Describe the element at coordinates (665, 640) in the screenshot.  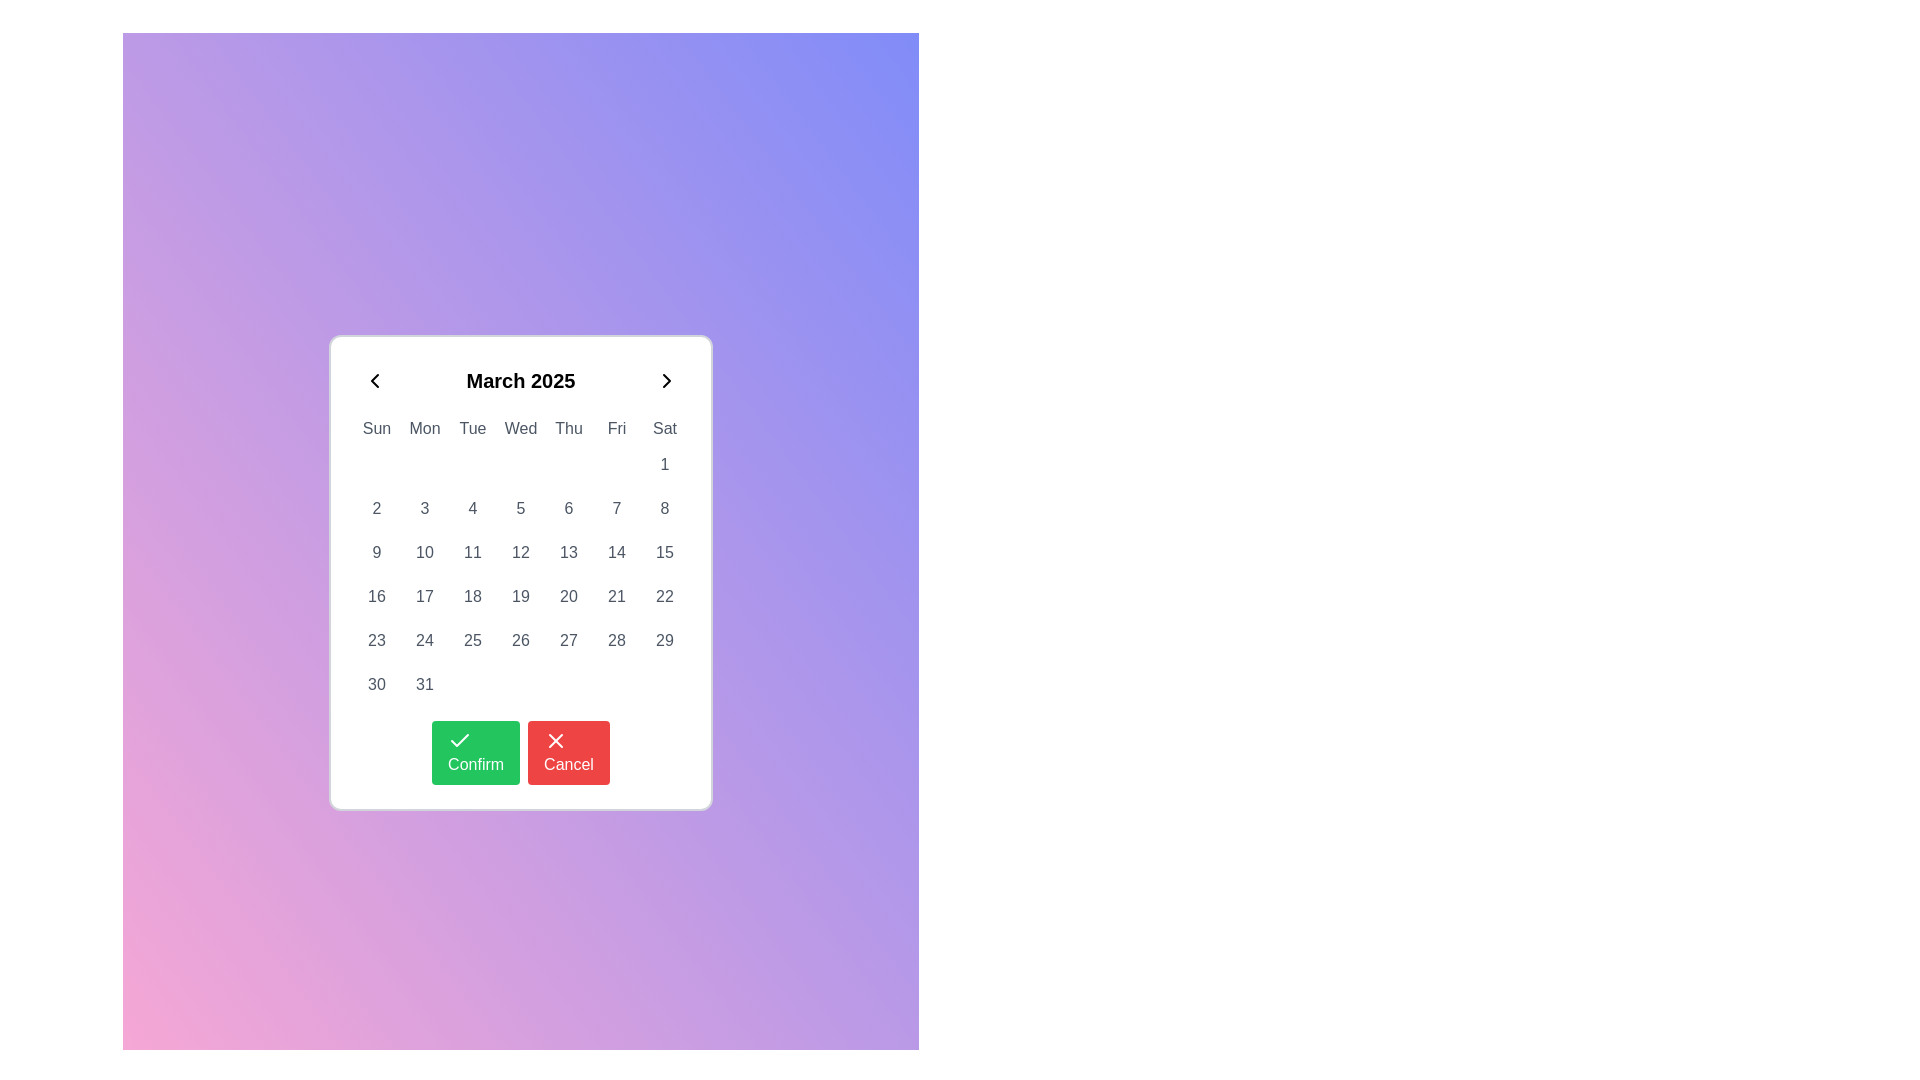
I see `the calendar date cell representing the 29th day` at that location.